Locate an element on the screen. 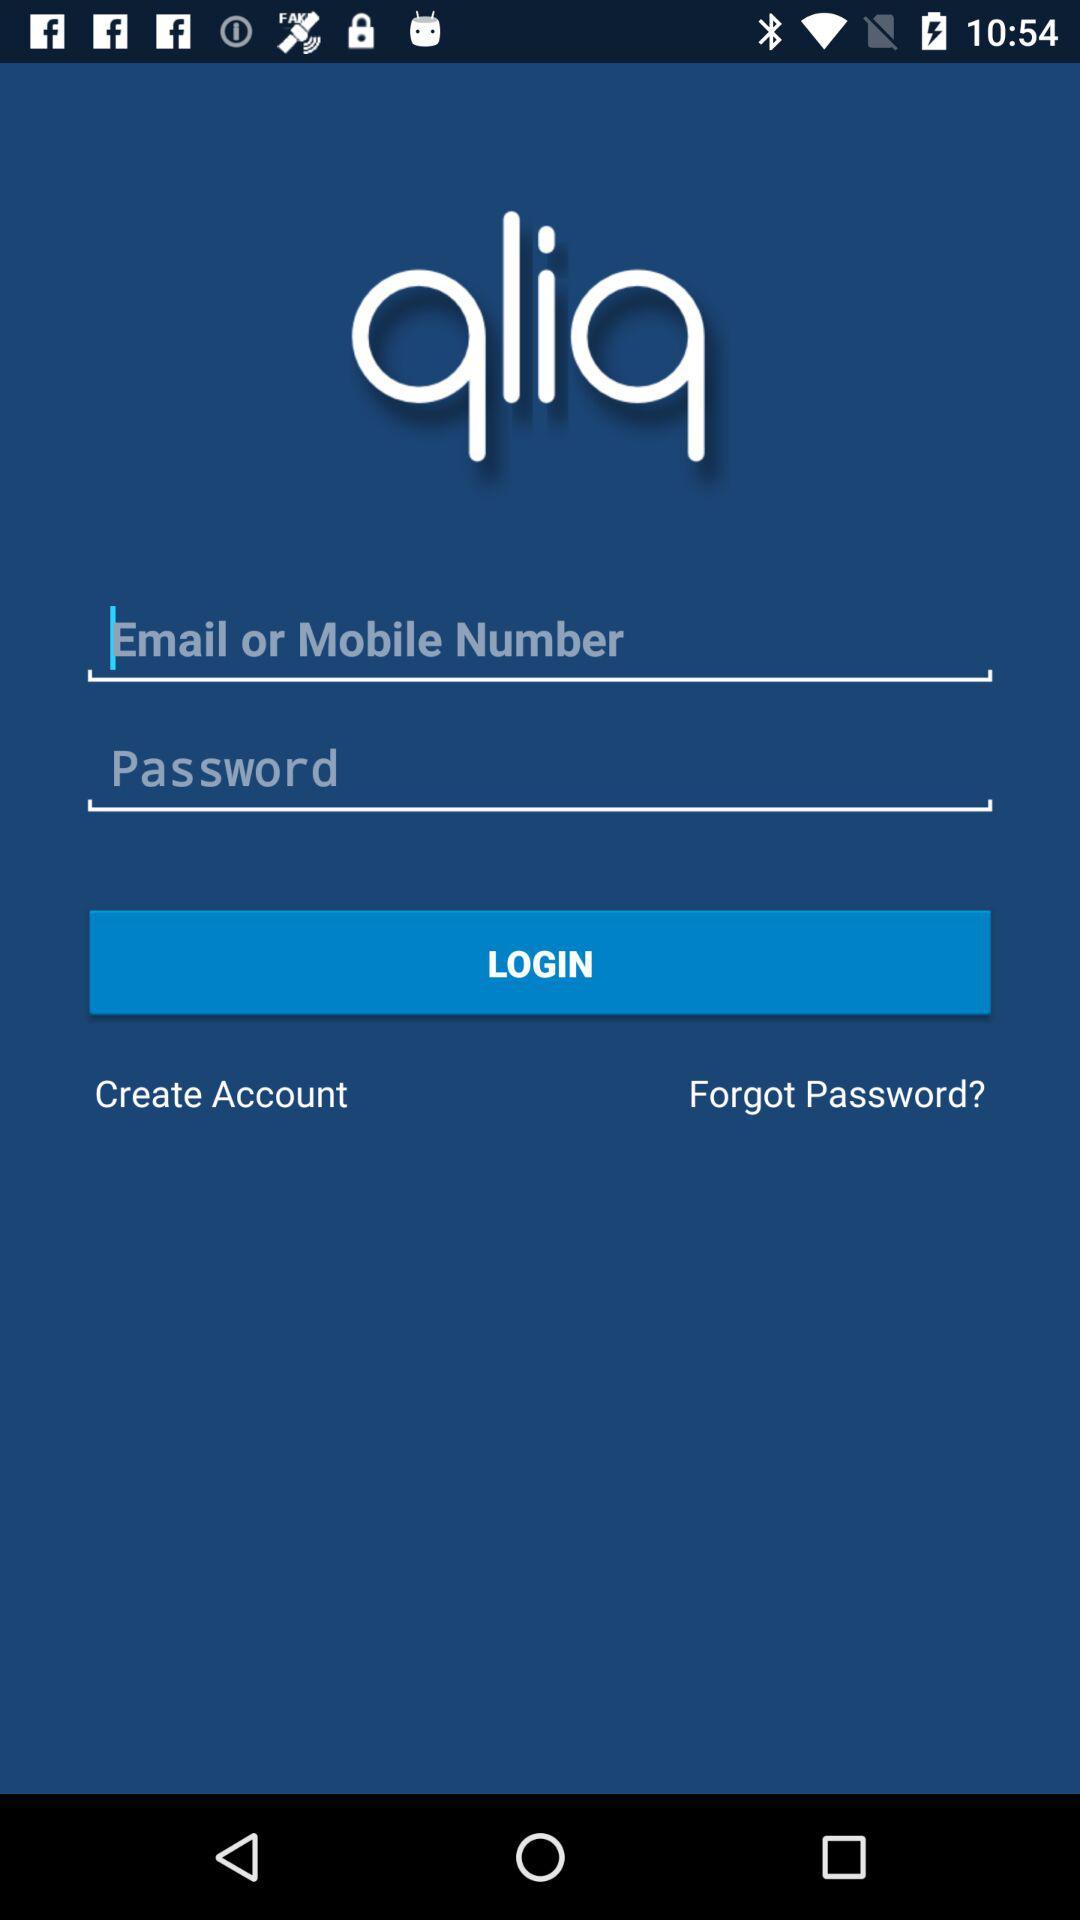 The height and width of the screenshot is (1920, 1080). password is located at coordinates (540, 767).